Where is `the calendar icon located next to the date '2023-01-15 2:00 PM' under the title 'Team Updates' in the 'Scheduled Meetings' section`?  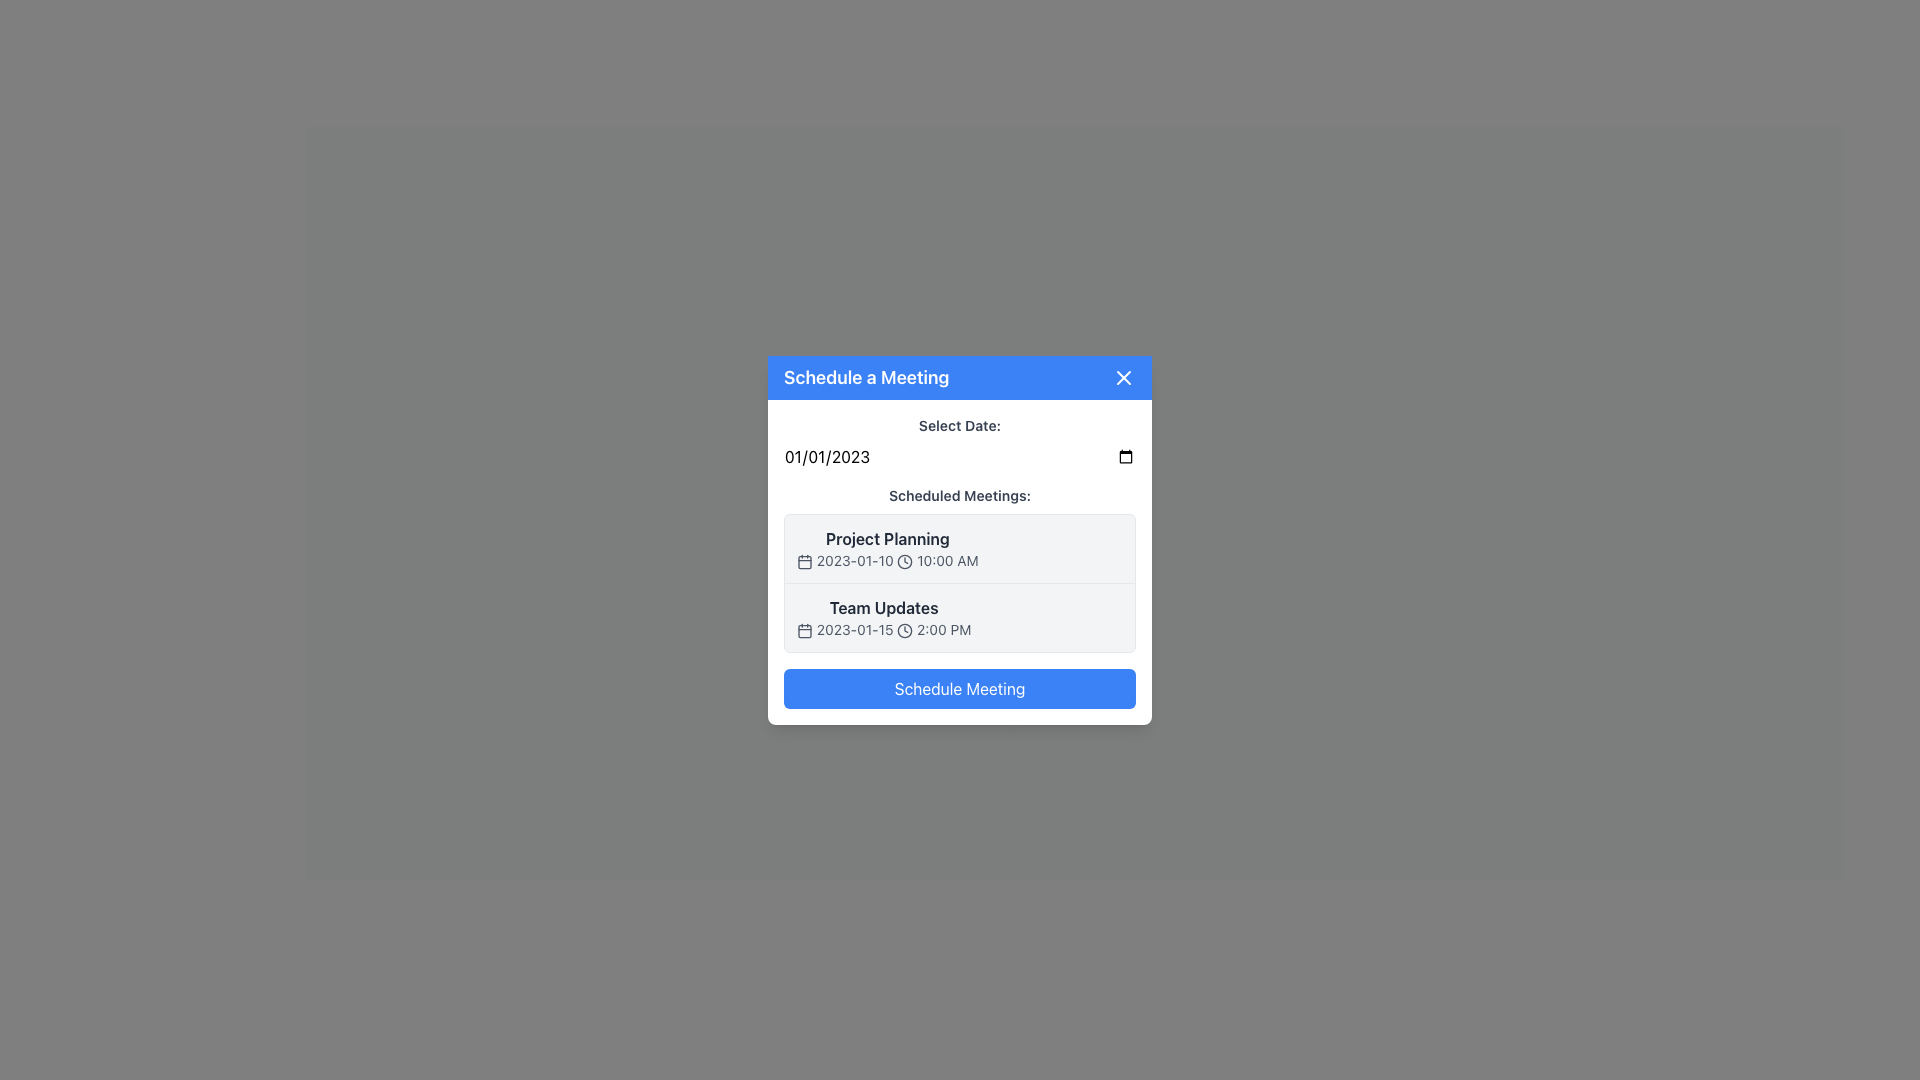 the calendar icon located next to the date '2023-01-15 2:00 PM' under the title 'Team Updates' in the 'Scheduled Meetings' section is located at coordinates (805, 628).